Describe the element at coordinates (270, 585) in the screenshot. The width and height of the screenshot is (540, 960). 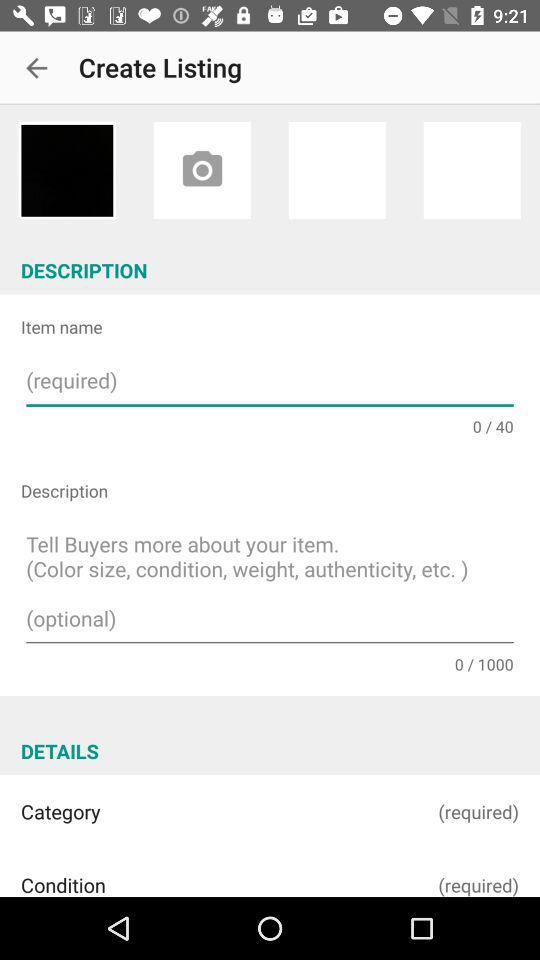
I see `the icon above 0 / 1000` at that location.